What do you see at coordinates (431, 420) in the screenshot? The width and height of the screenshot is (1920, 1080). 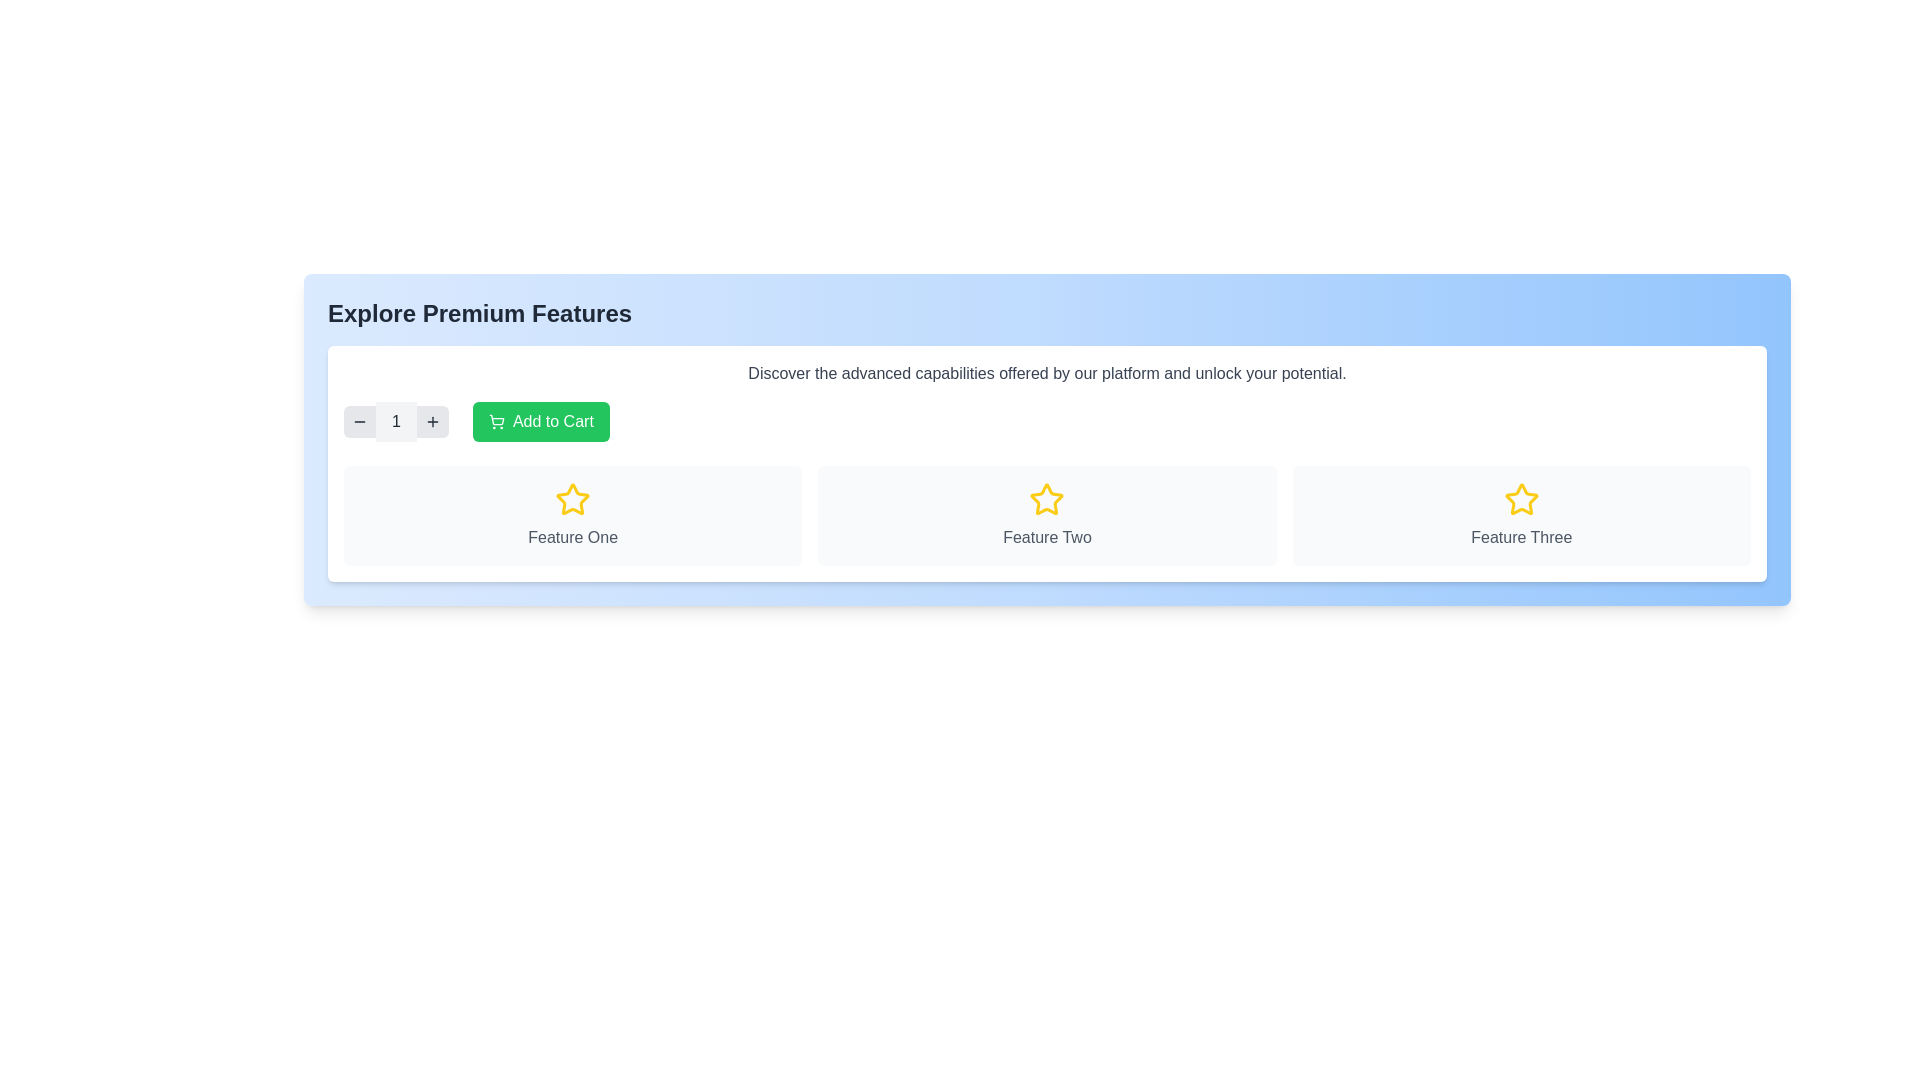 I see `the circular gray button with a plus symbol located on the right side of the control group for modifying the displayed numeric value` at bounding box center [431, 420].